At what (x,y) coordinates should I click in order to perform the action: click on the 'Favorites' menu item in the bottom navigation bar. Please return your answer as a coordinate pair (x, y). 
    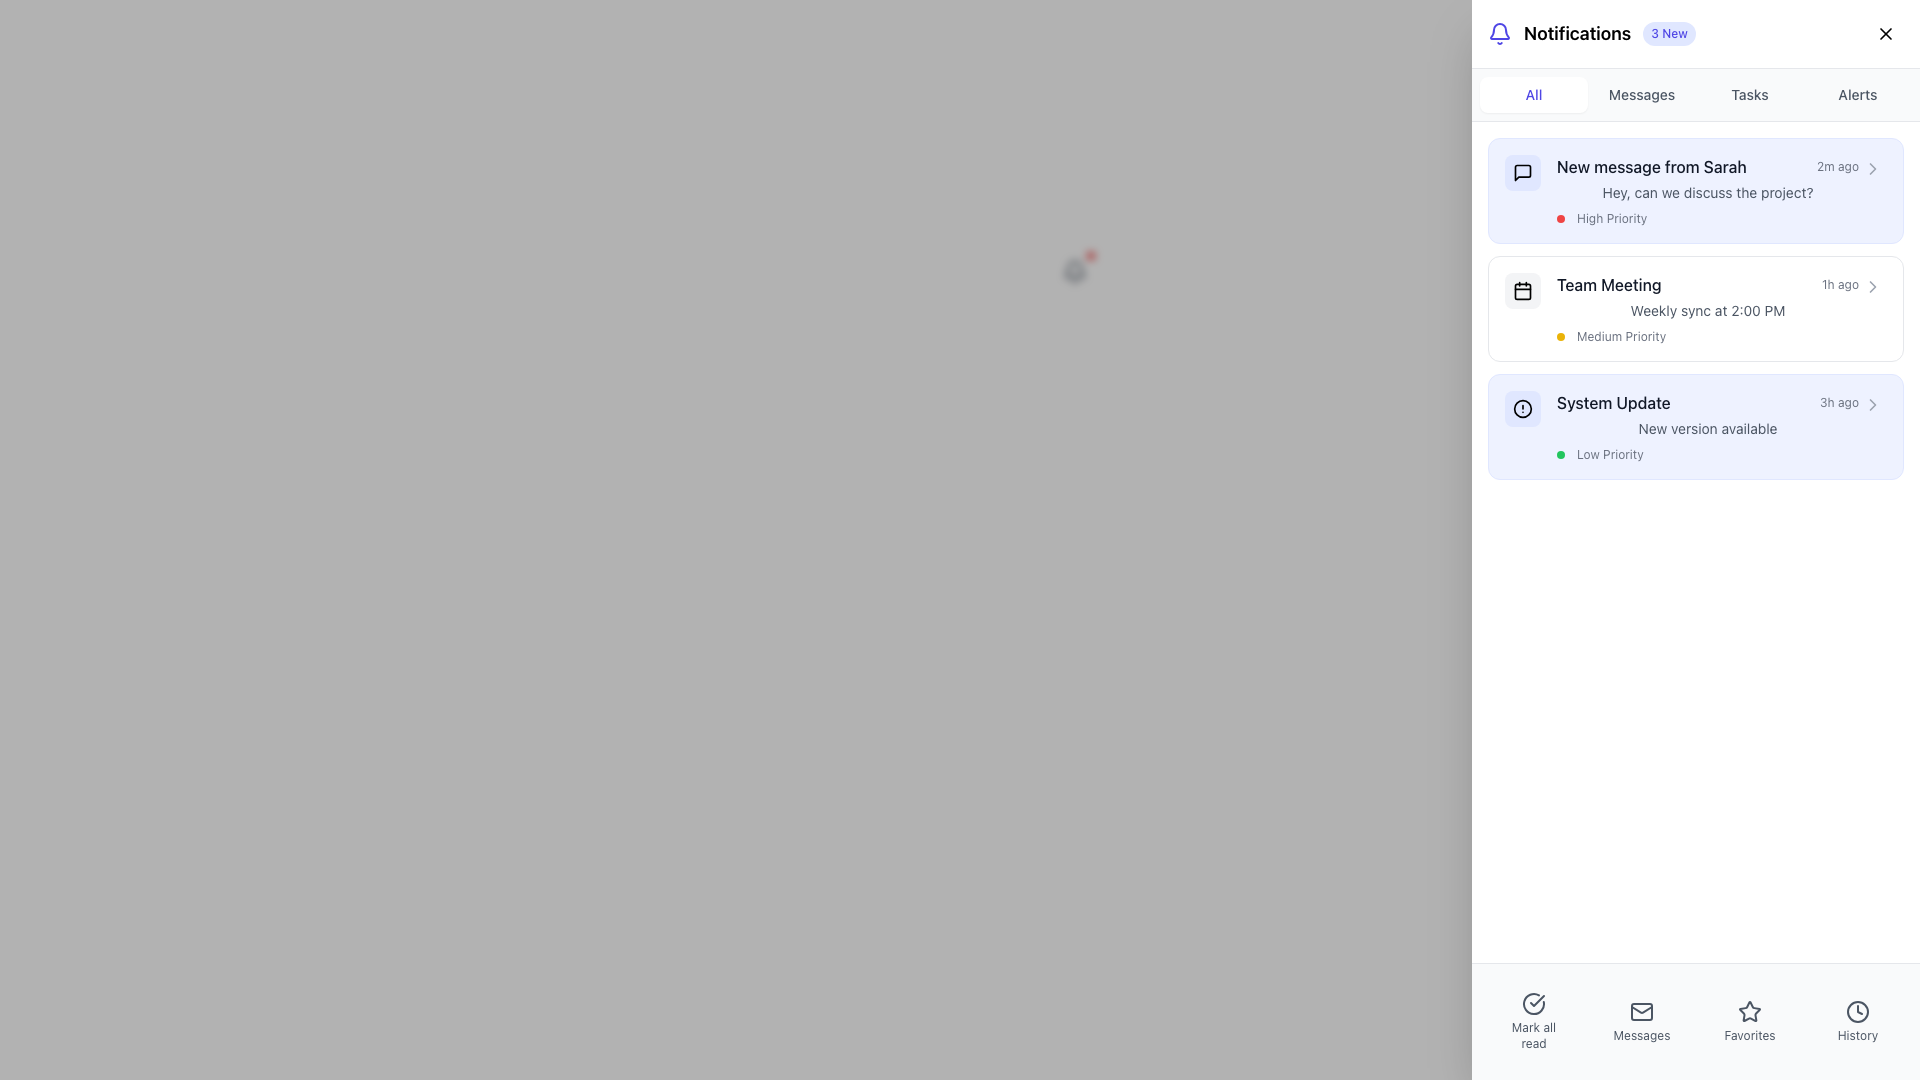
    Looking at the image, I should click on (1694, 1022).